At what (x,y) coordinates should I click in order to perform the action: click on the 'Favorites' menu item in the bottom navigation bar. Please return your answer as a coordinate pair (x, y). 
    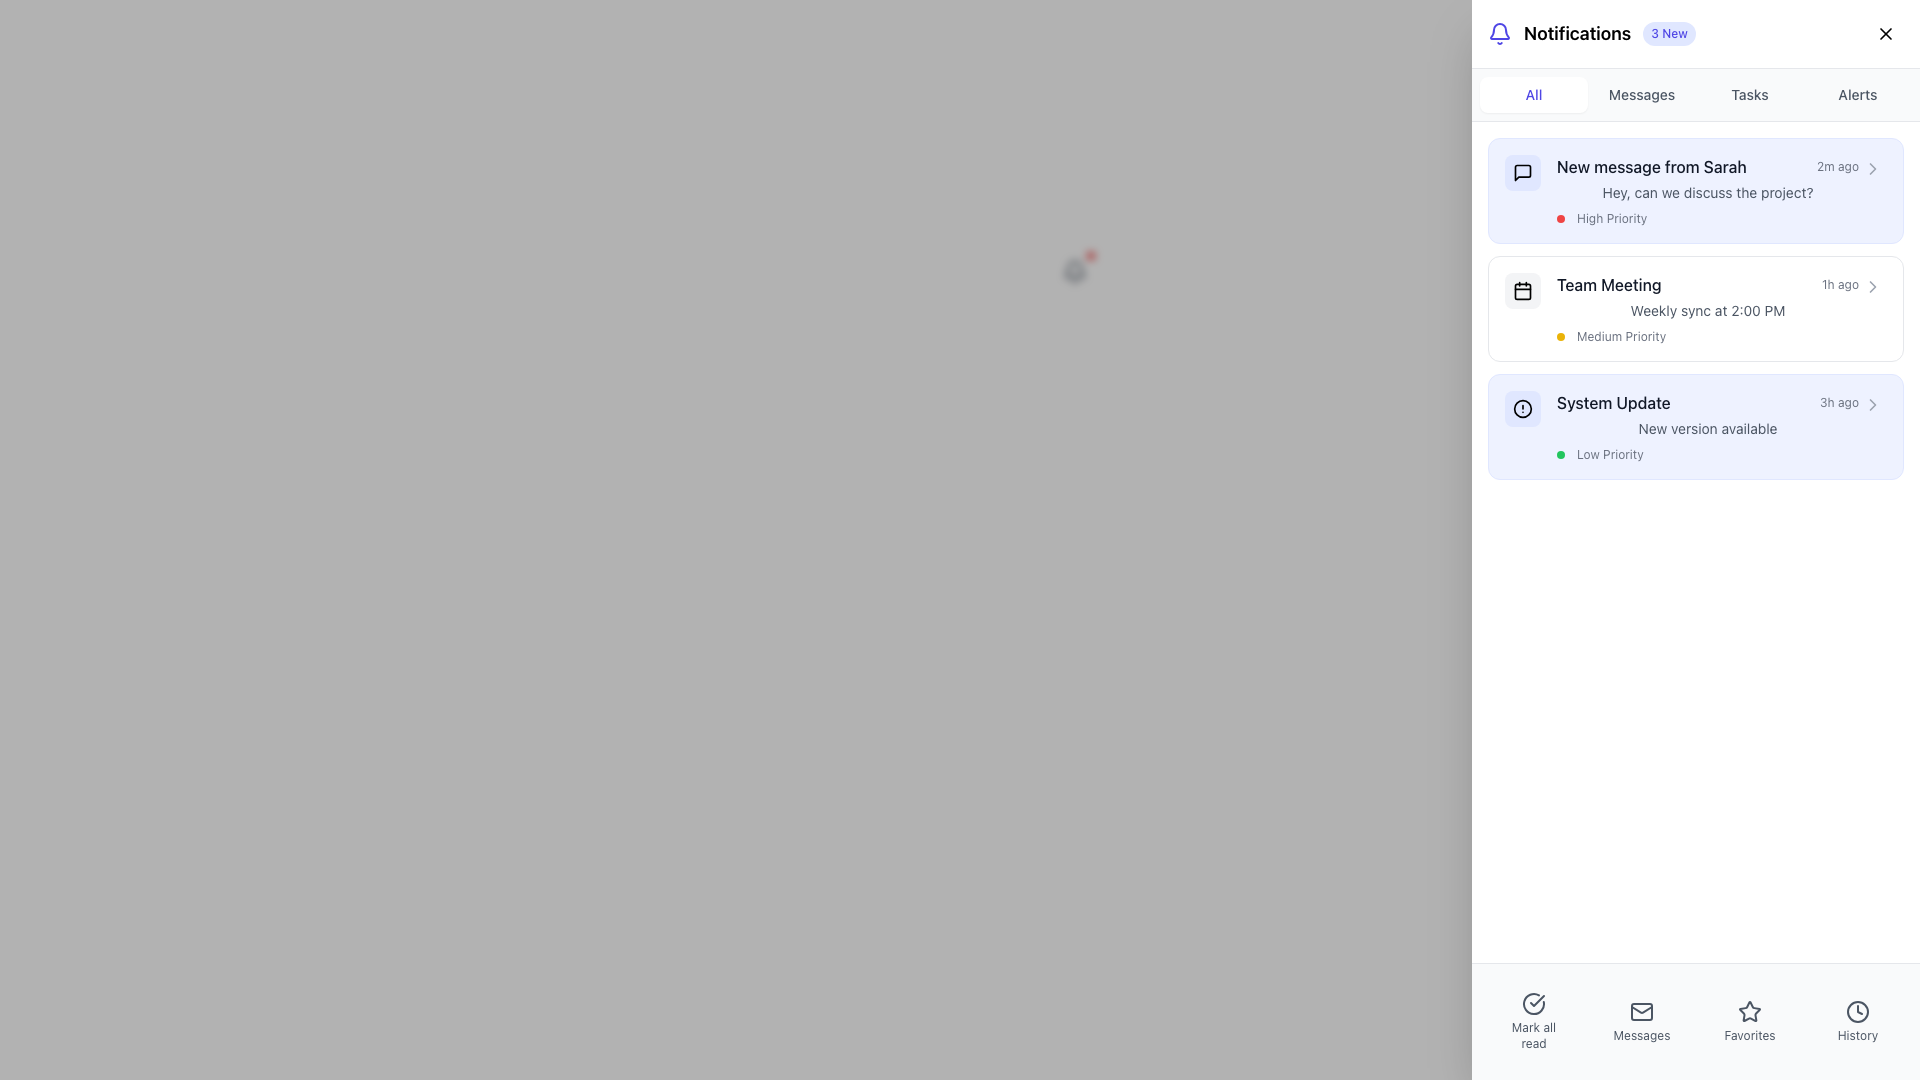
    Looking at the image, I should click on (1694, 1022).